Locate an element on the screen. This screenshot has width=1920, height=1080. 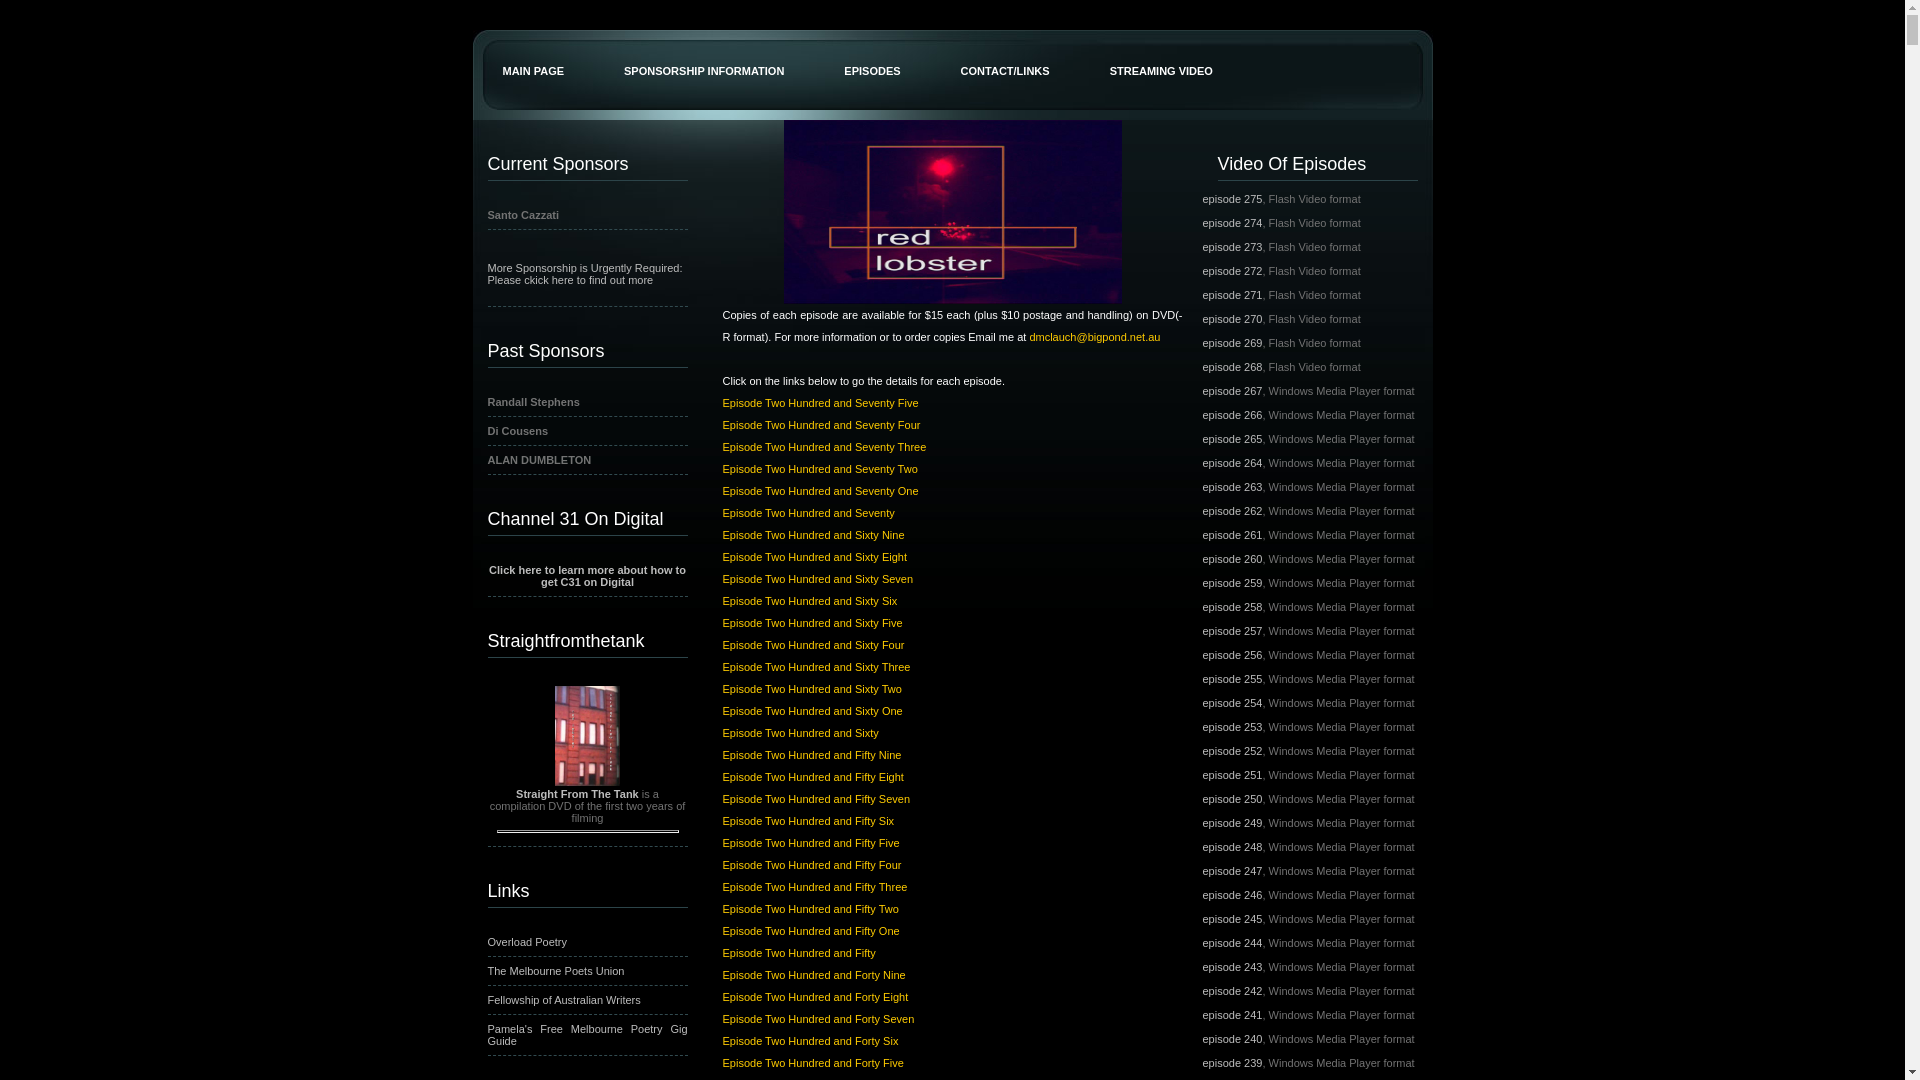
'Episode Two Hundred and Forty Nine' is located at coordinates (813, 974).